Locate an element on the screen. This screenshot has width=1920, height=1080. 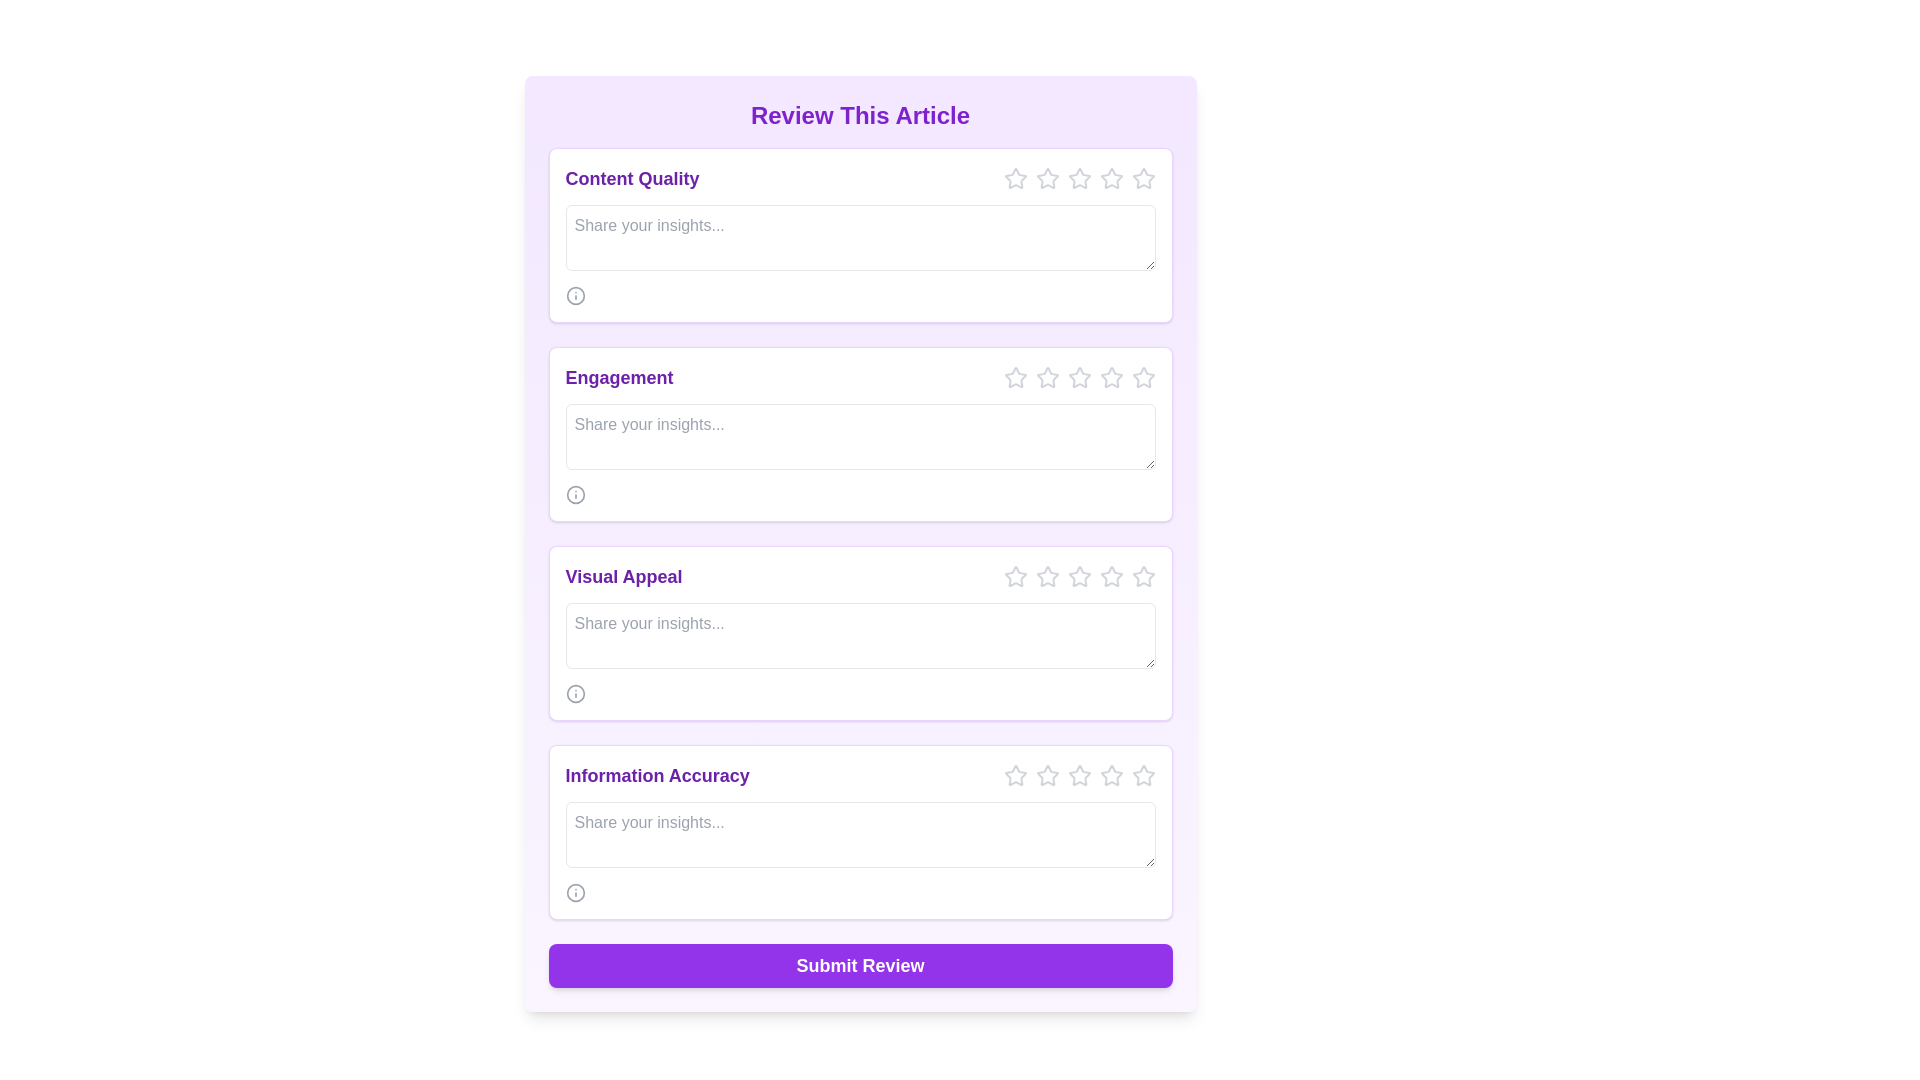
the fifth star icon in the series of five stars under the 'Information Accuracy' section to trigger a visual change is located at coordinates (1078, 774).